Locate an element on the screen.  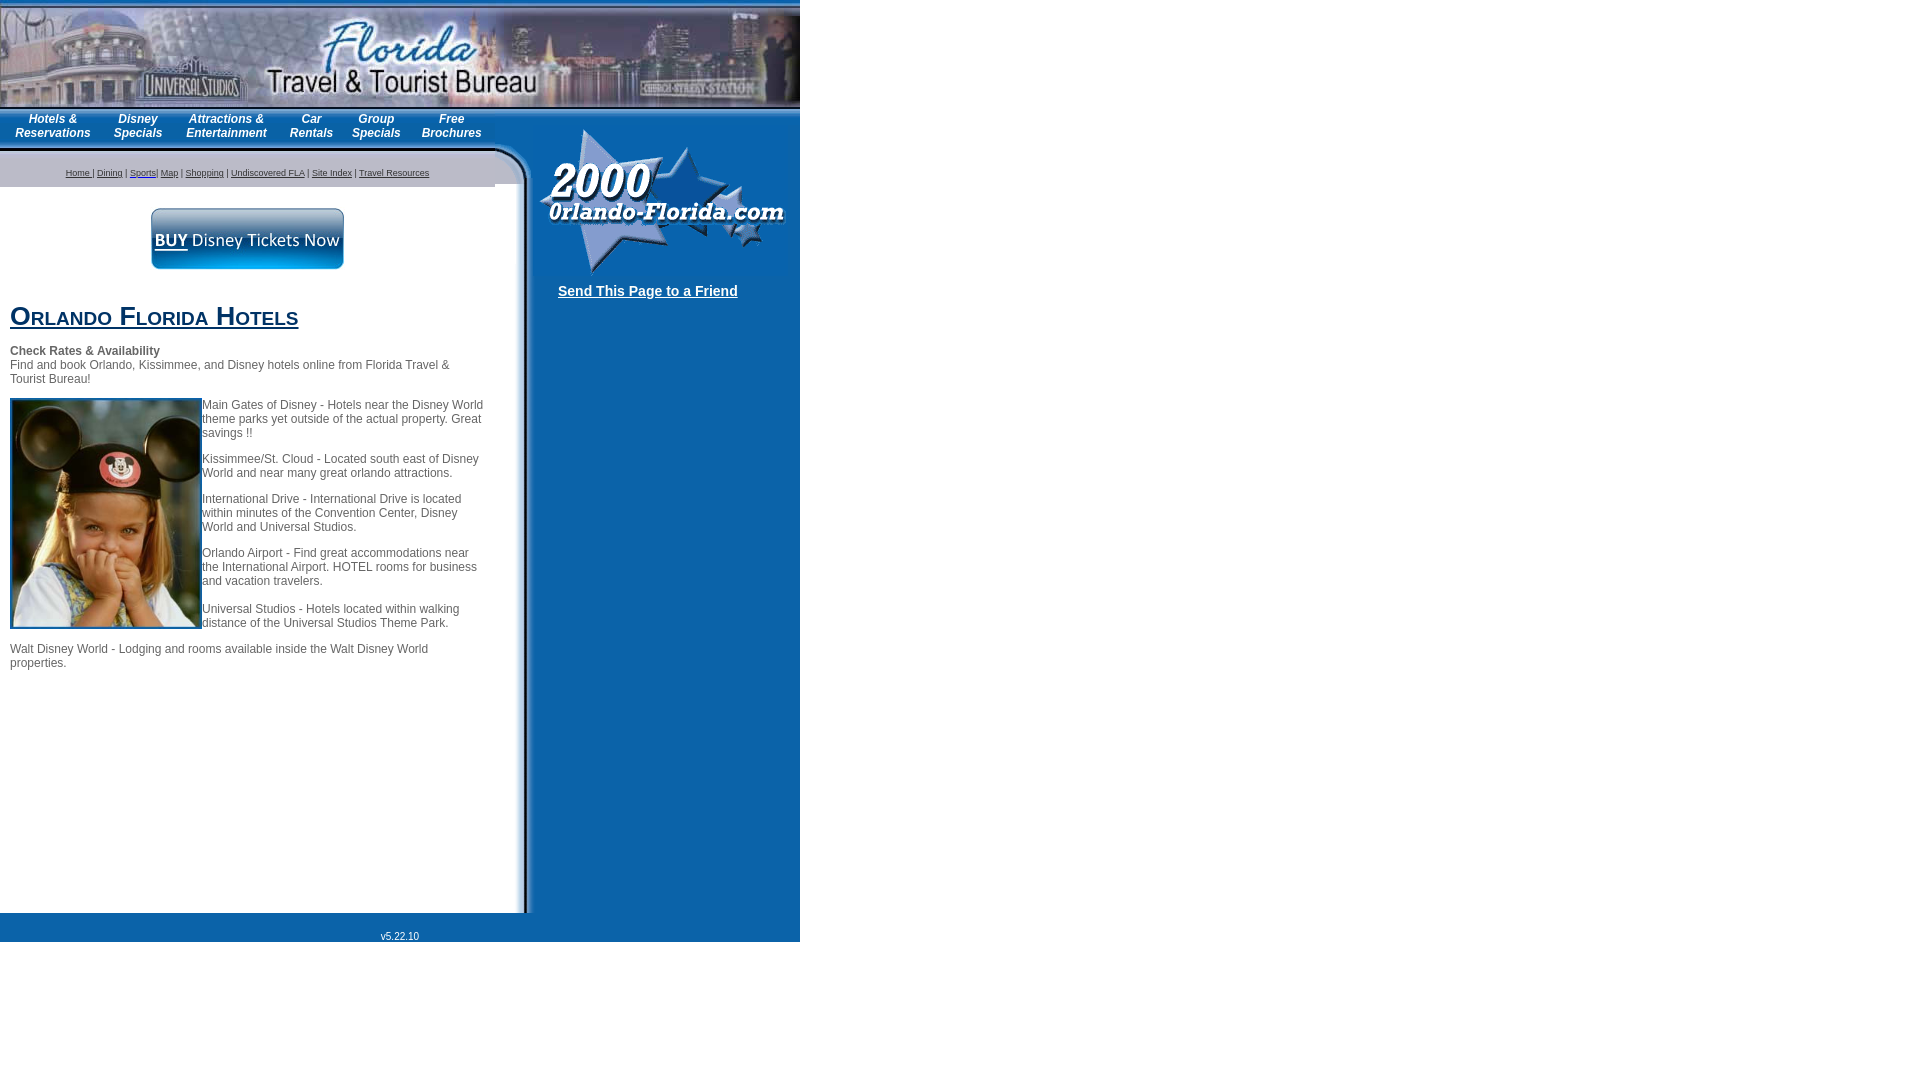
'Group is located at coordinates (351, 126).